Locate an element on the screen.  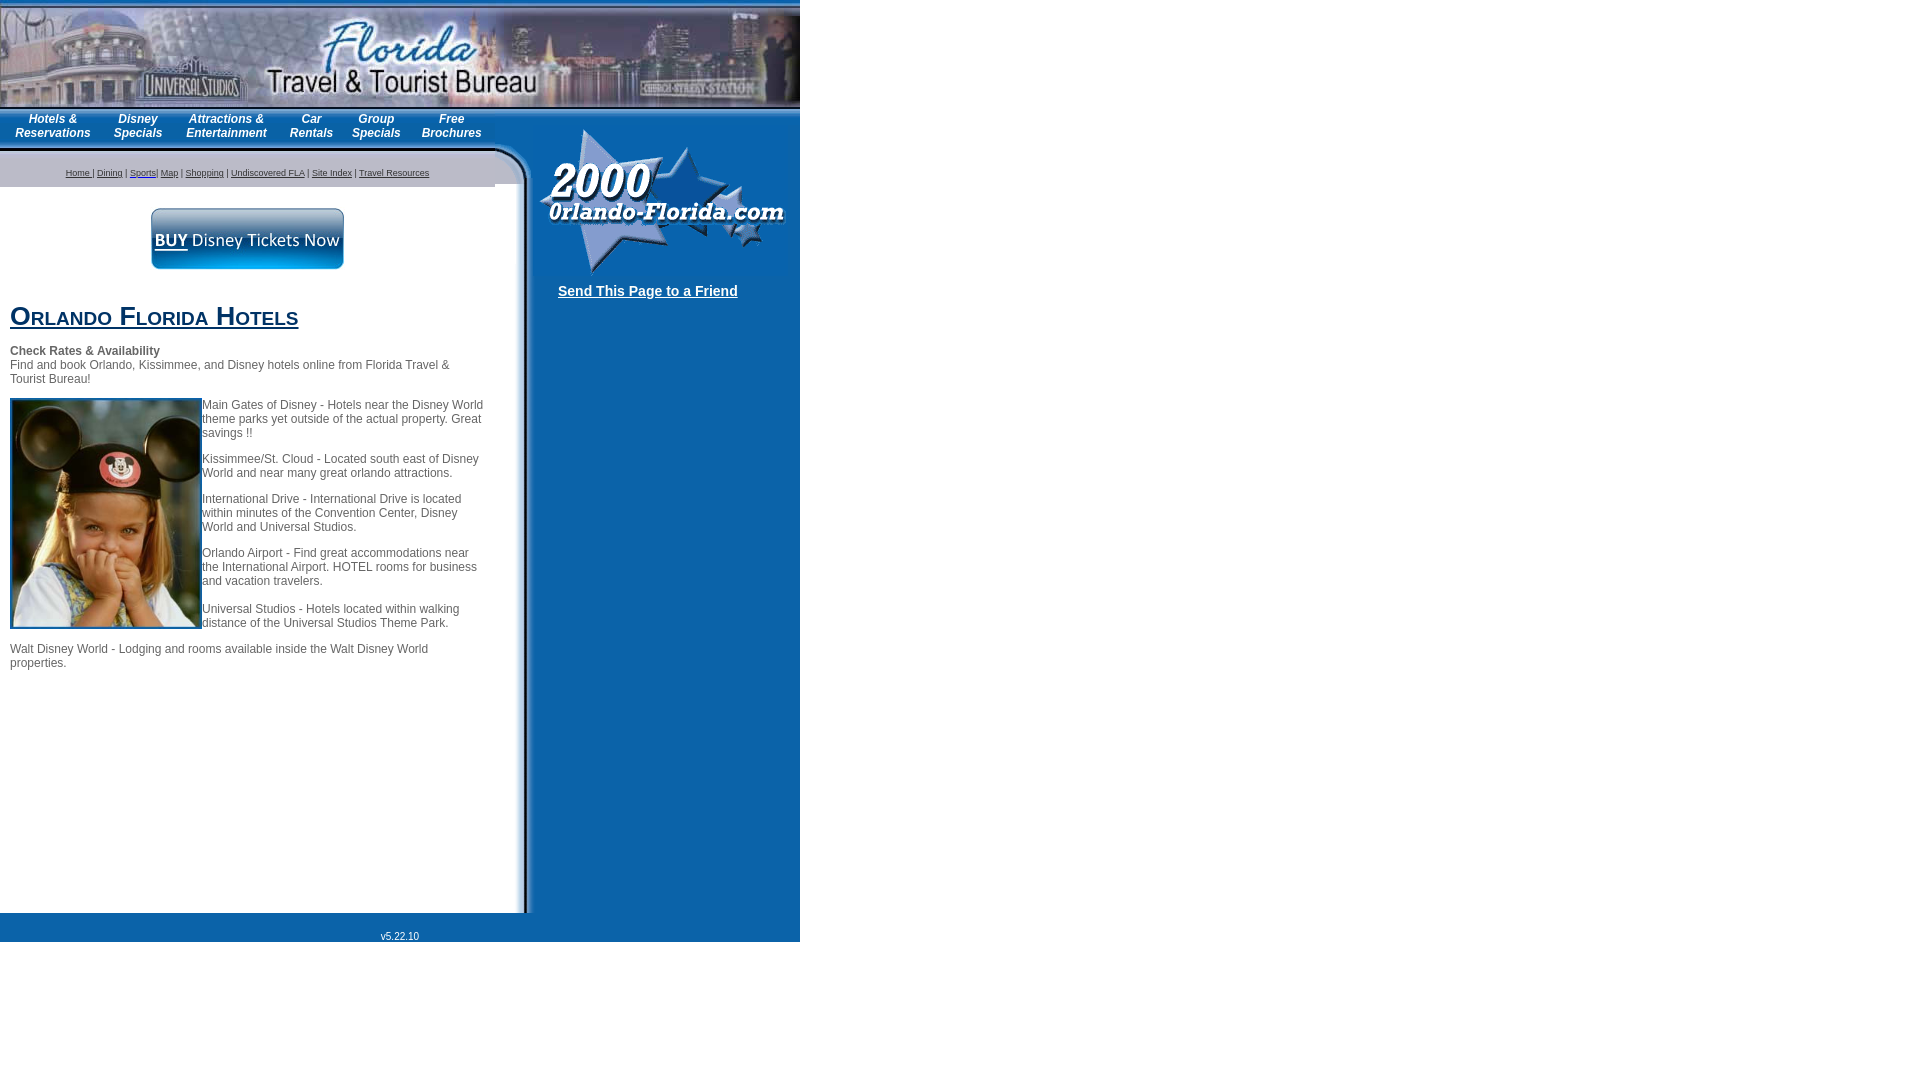
'Group is located at coordinates (351, 126).